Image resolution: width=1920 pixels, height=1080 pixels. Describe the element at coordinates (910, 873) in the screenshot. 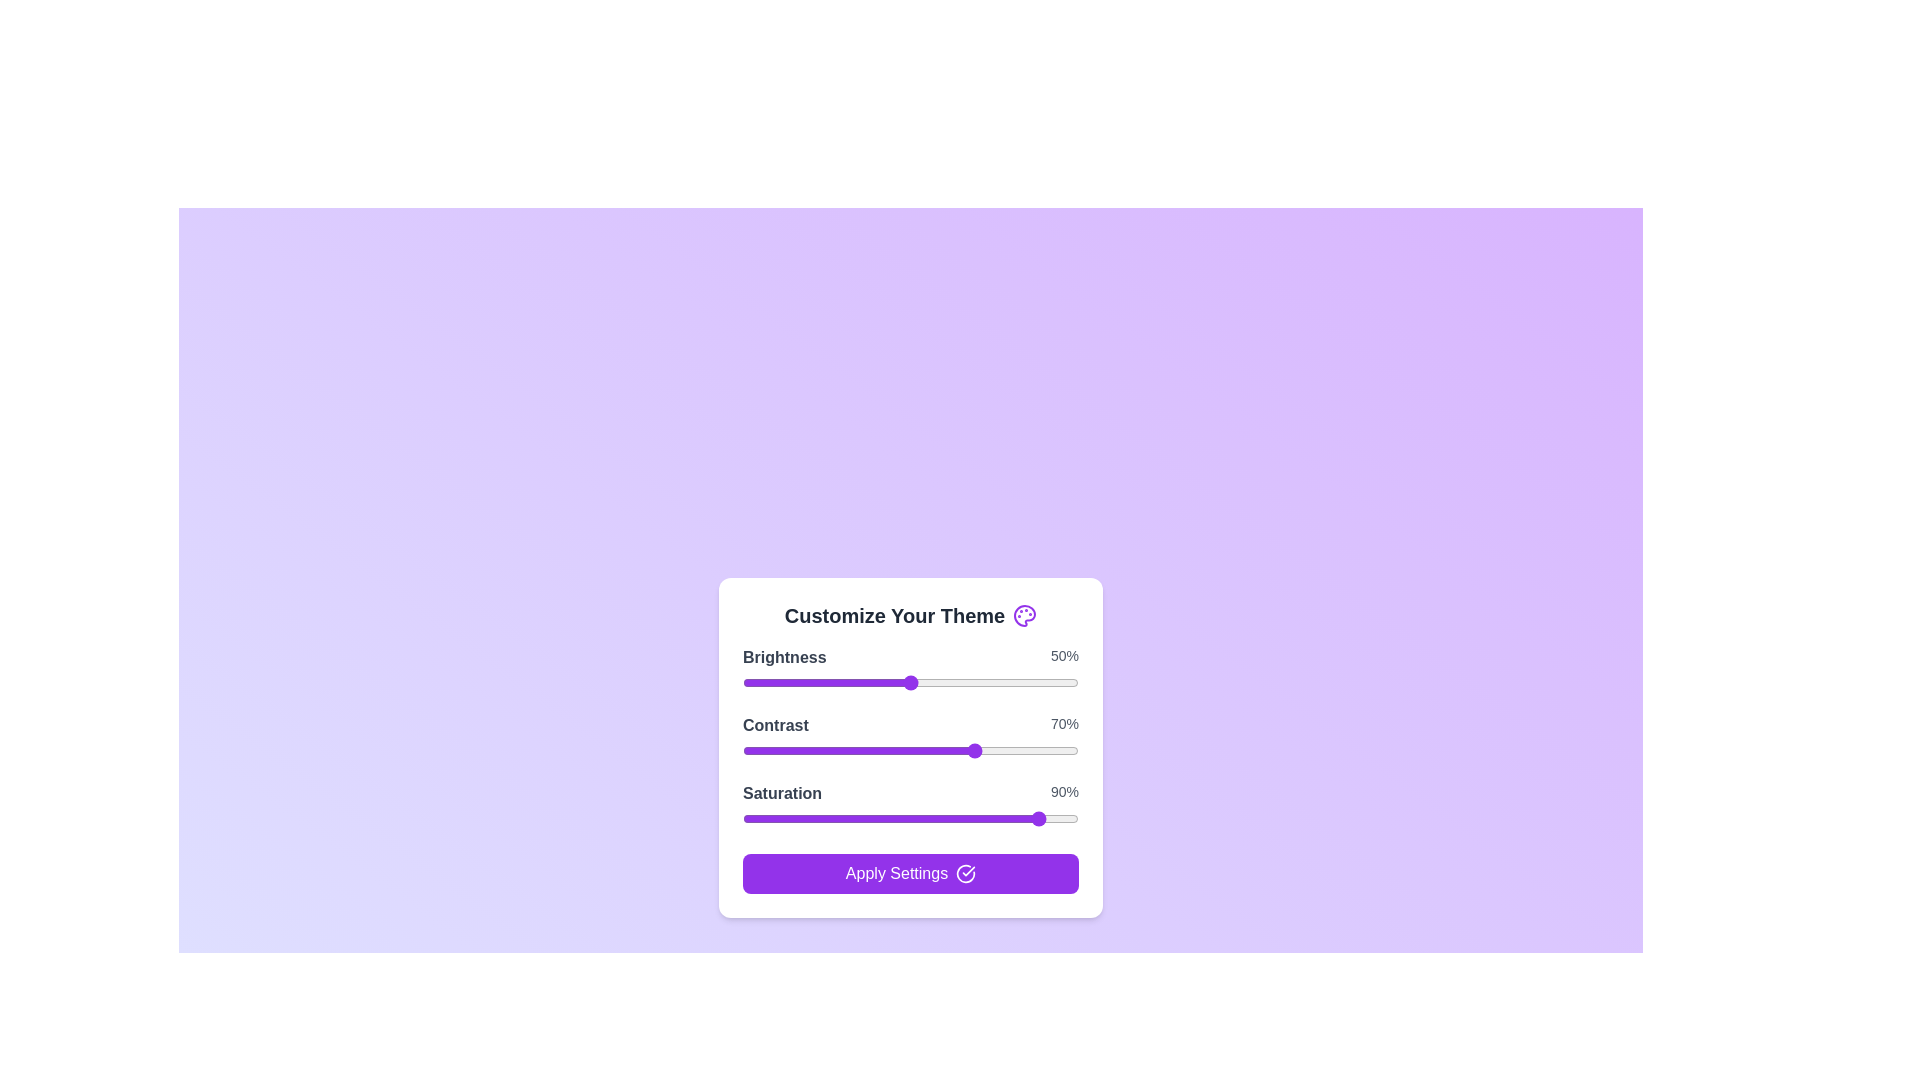

I see `the 'Apply Settings' button` at that location.